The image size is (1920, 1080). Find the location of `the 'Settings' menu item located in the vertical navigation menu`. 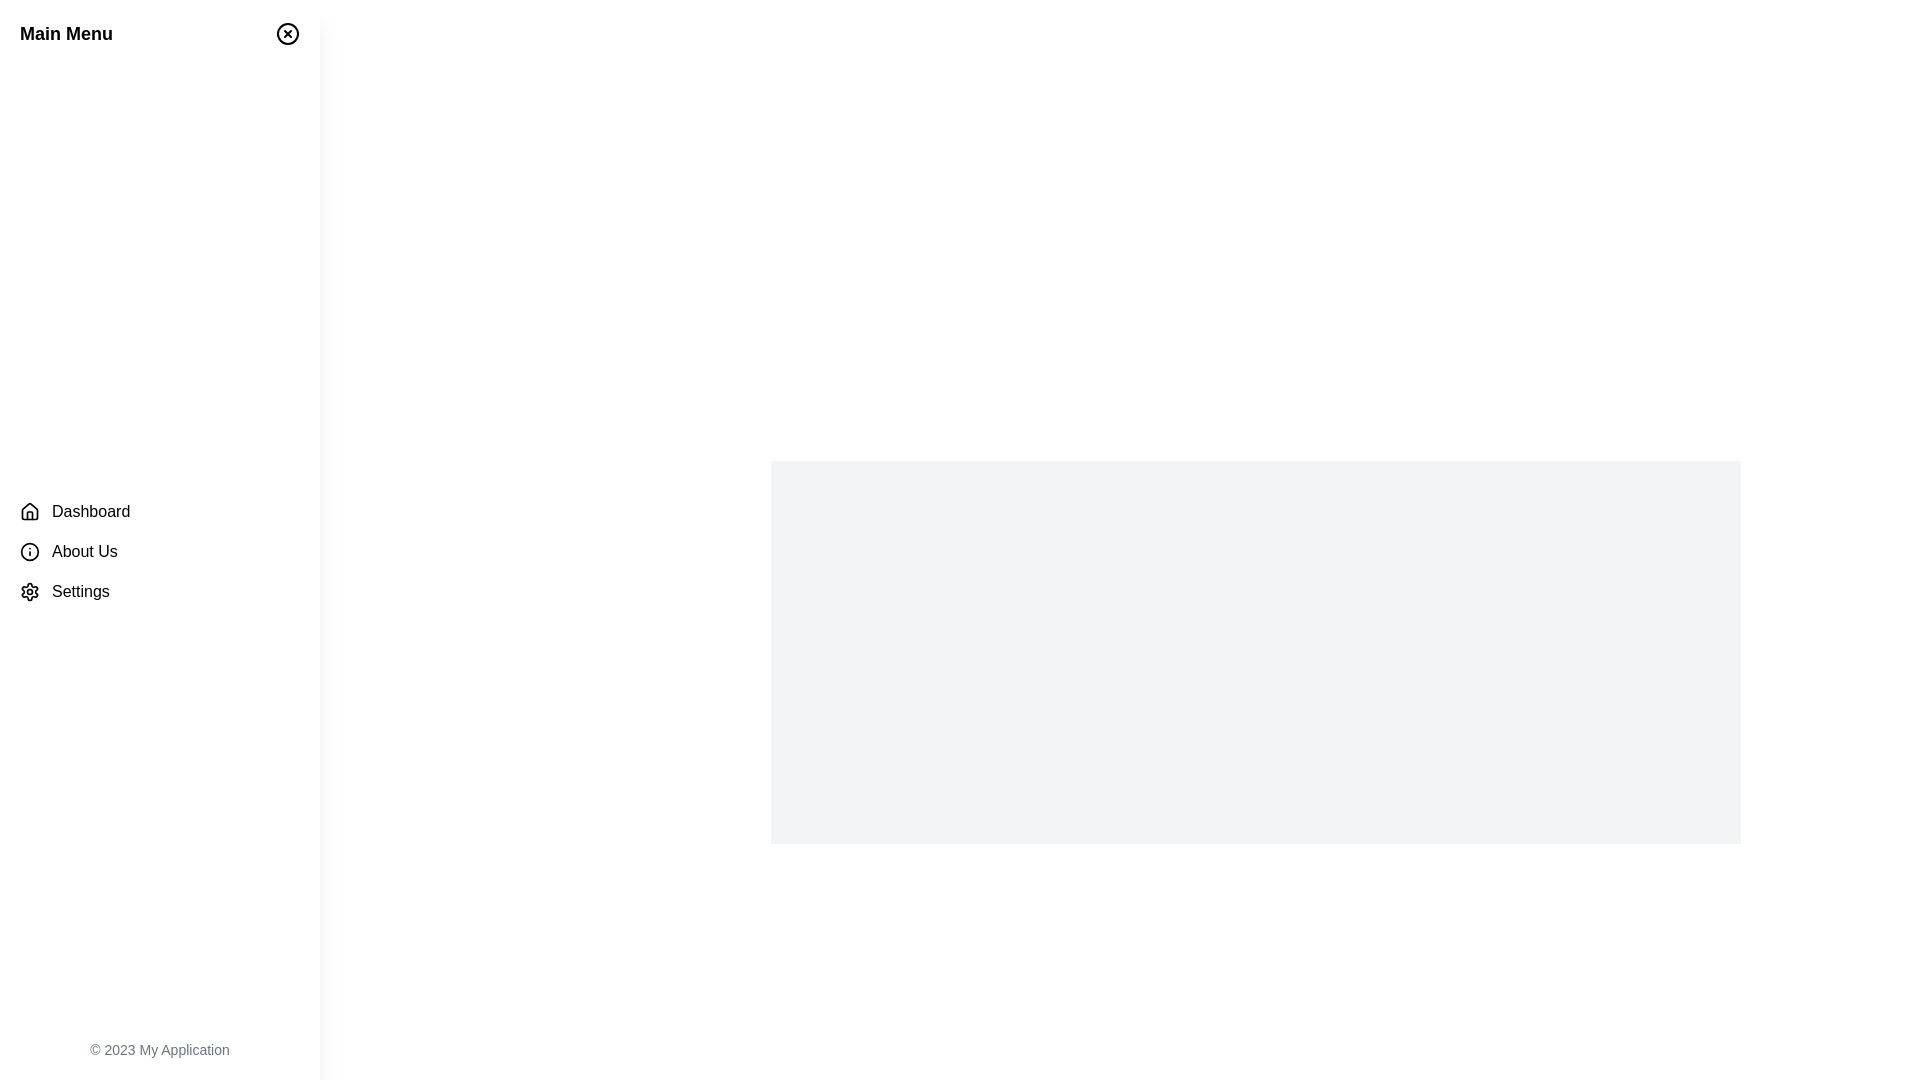

the 'Settings' menu item located in the vertical navigation menu is located at coordinates (158, 590).